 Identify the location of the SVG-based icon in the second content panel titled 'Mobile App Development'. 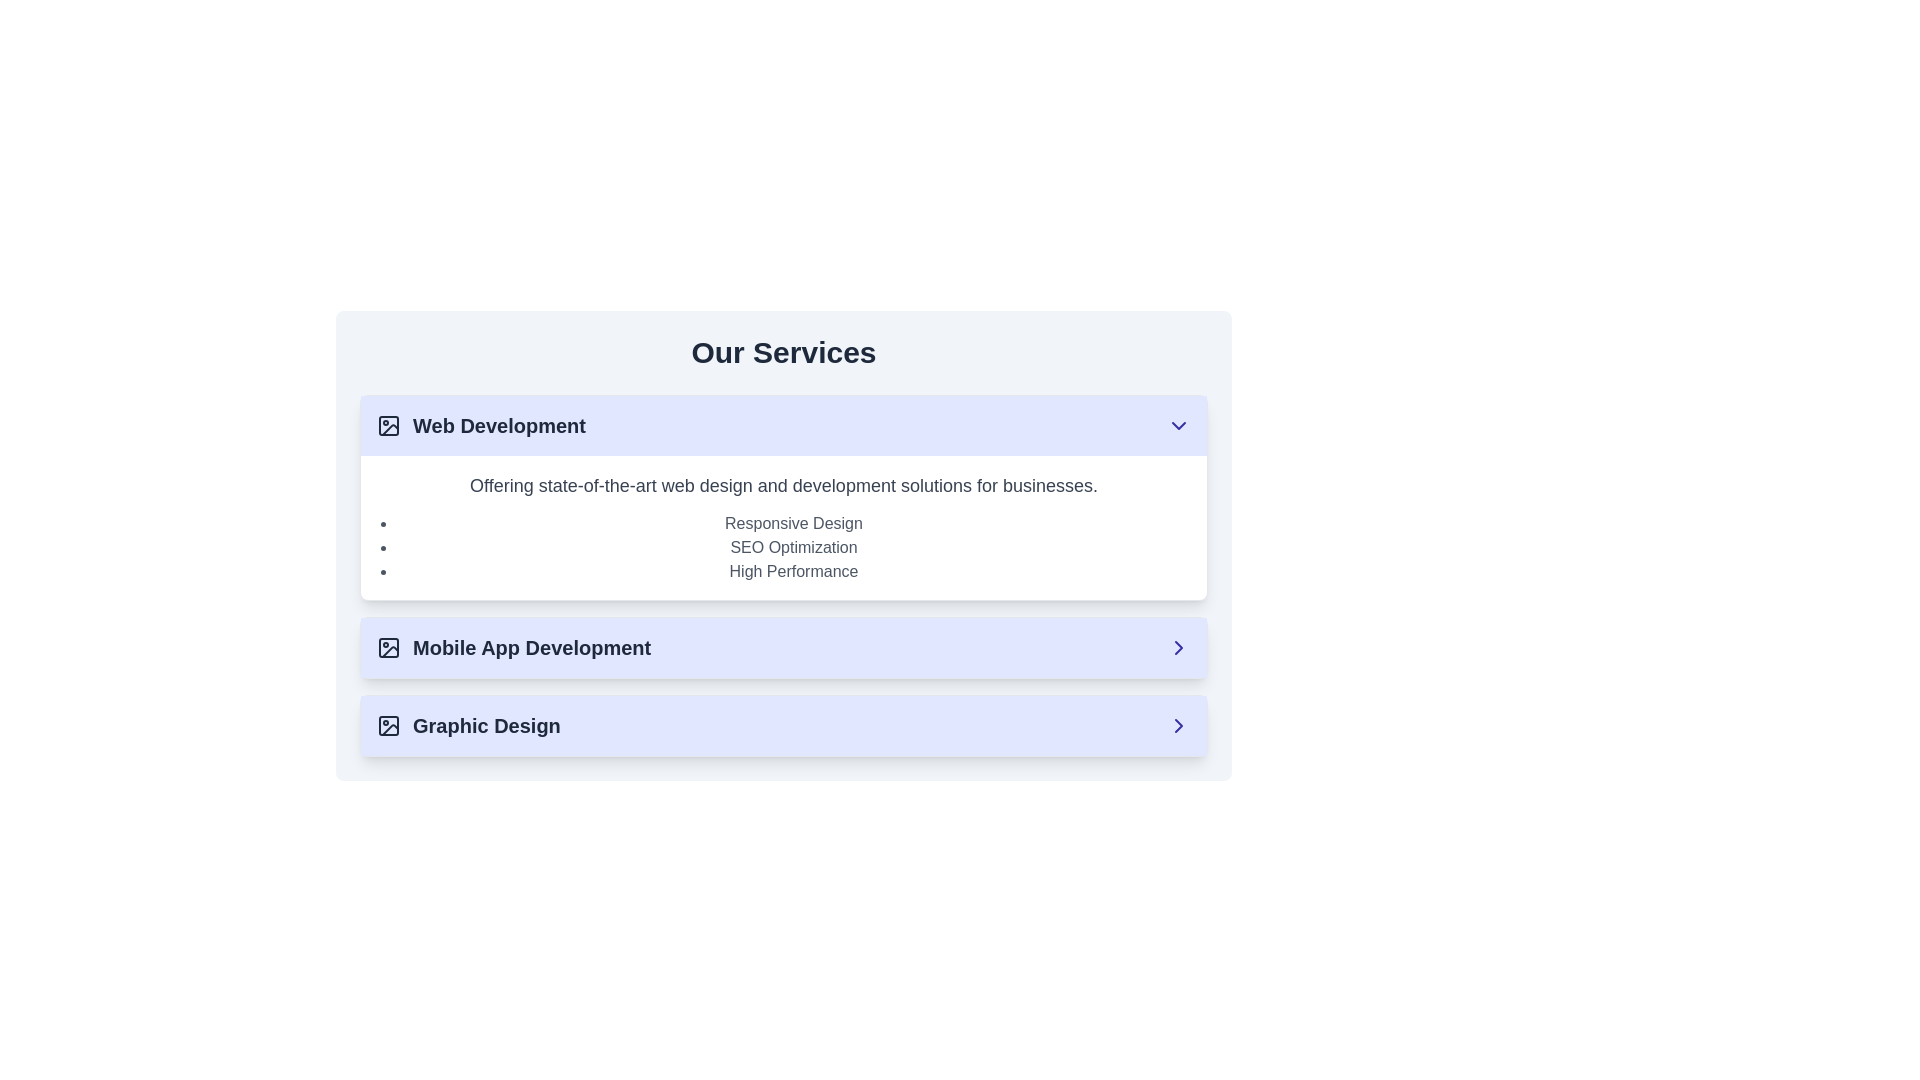
(1179, 648).